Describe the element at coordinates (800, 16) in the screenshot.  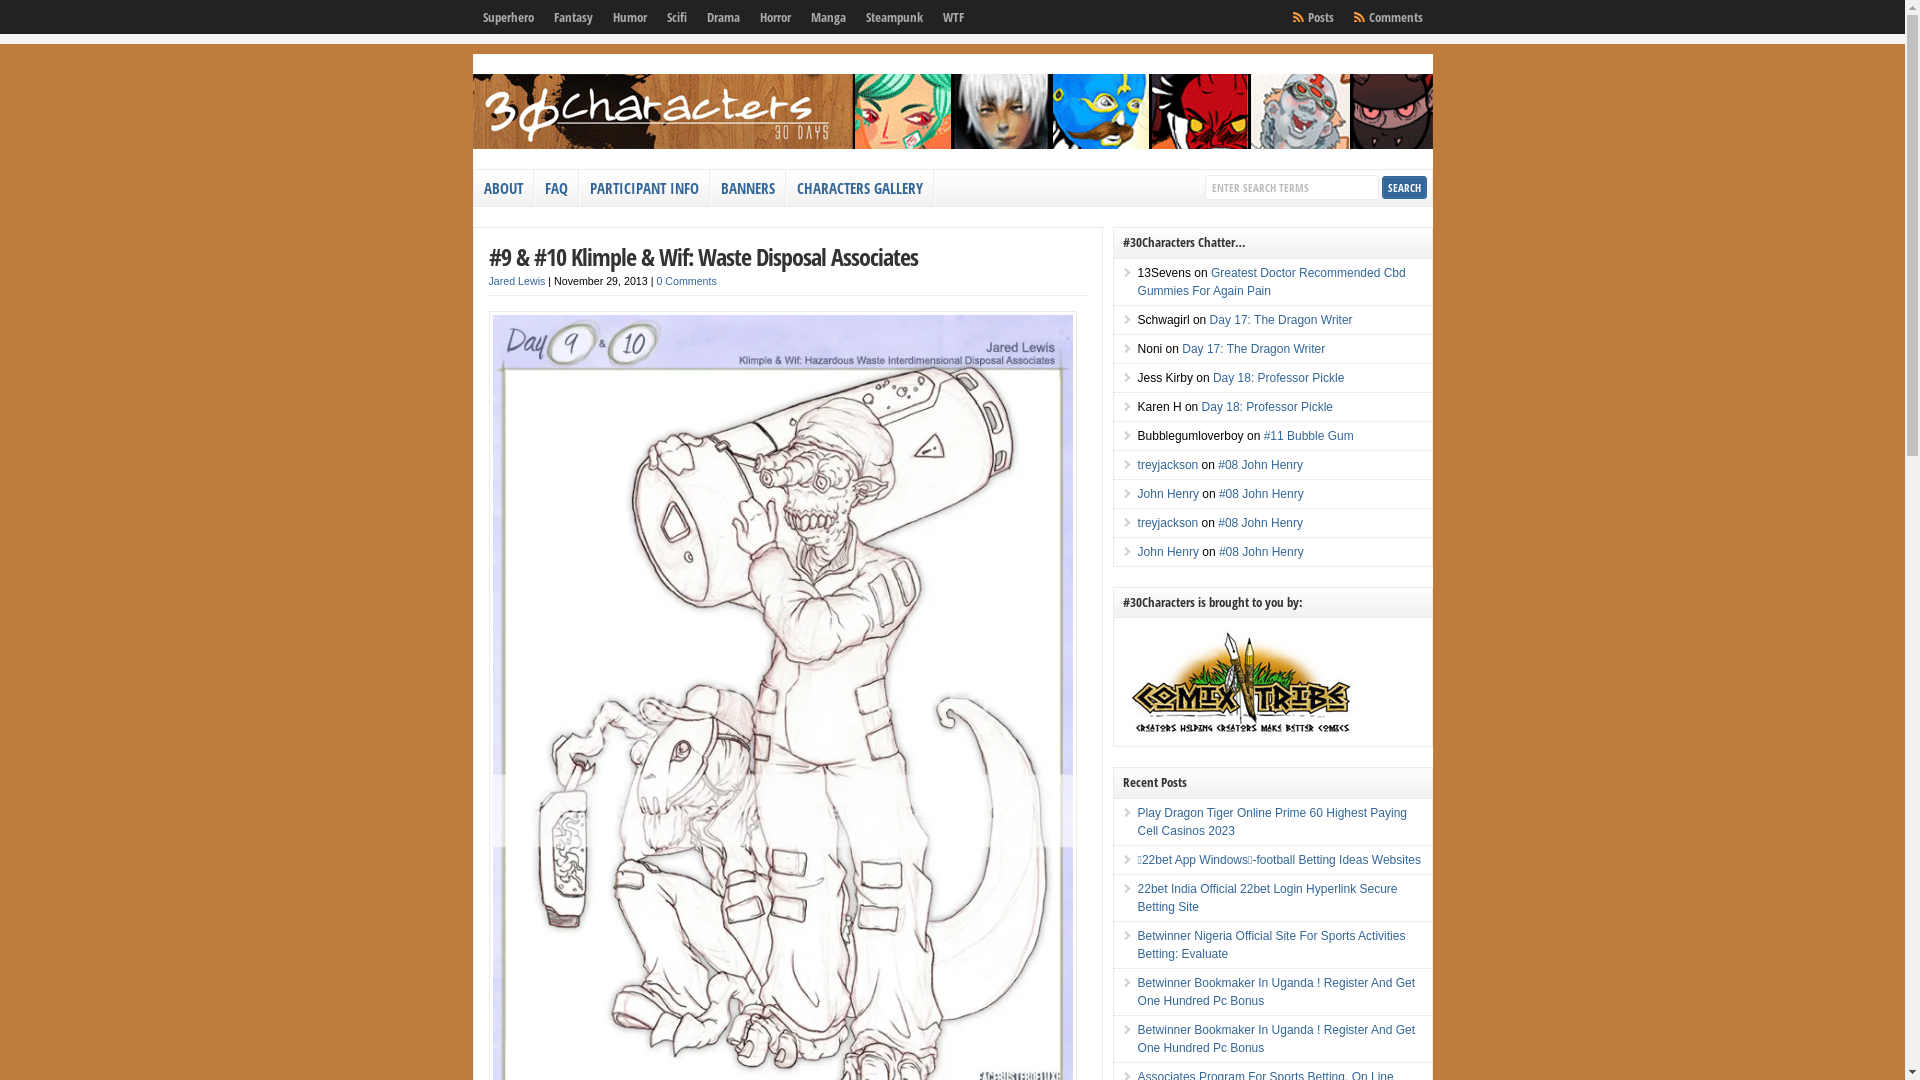
I see `'Manga'` at that location.